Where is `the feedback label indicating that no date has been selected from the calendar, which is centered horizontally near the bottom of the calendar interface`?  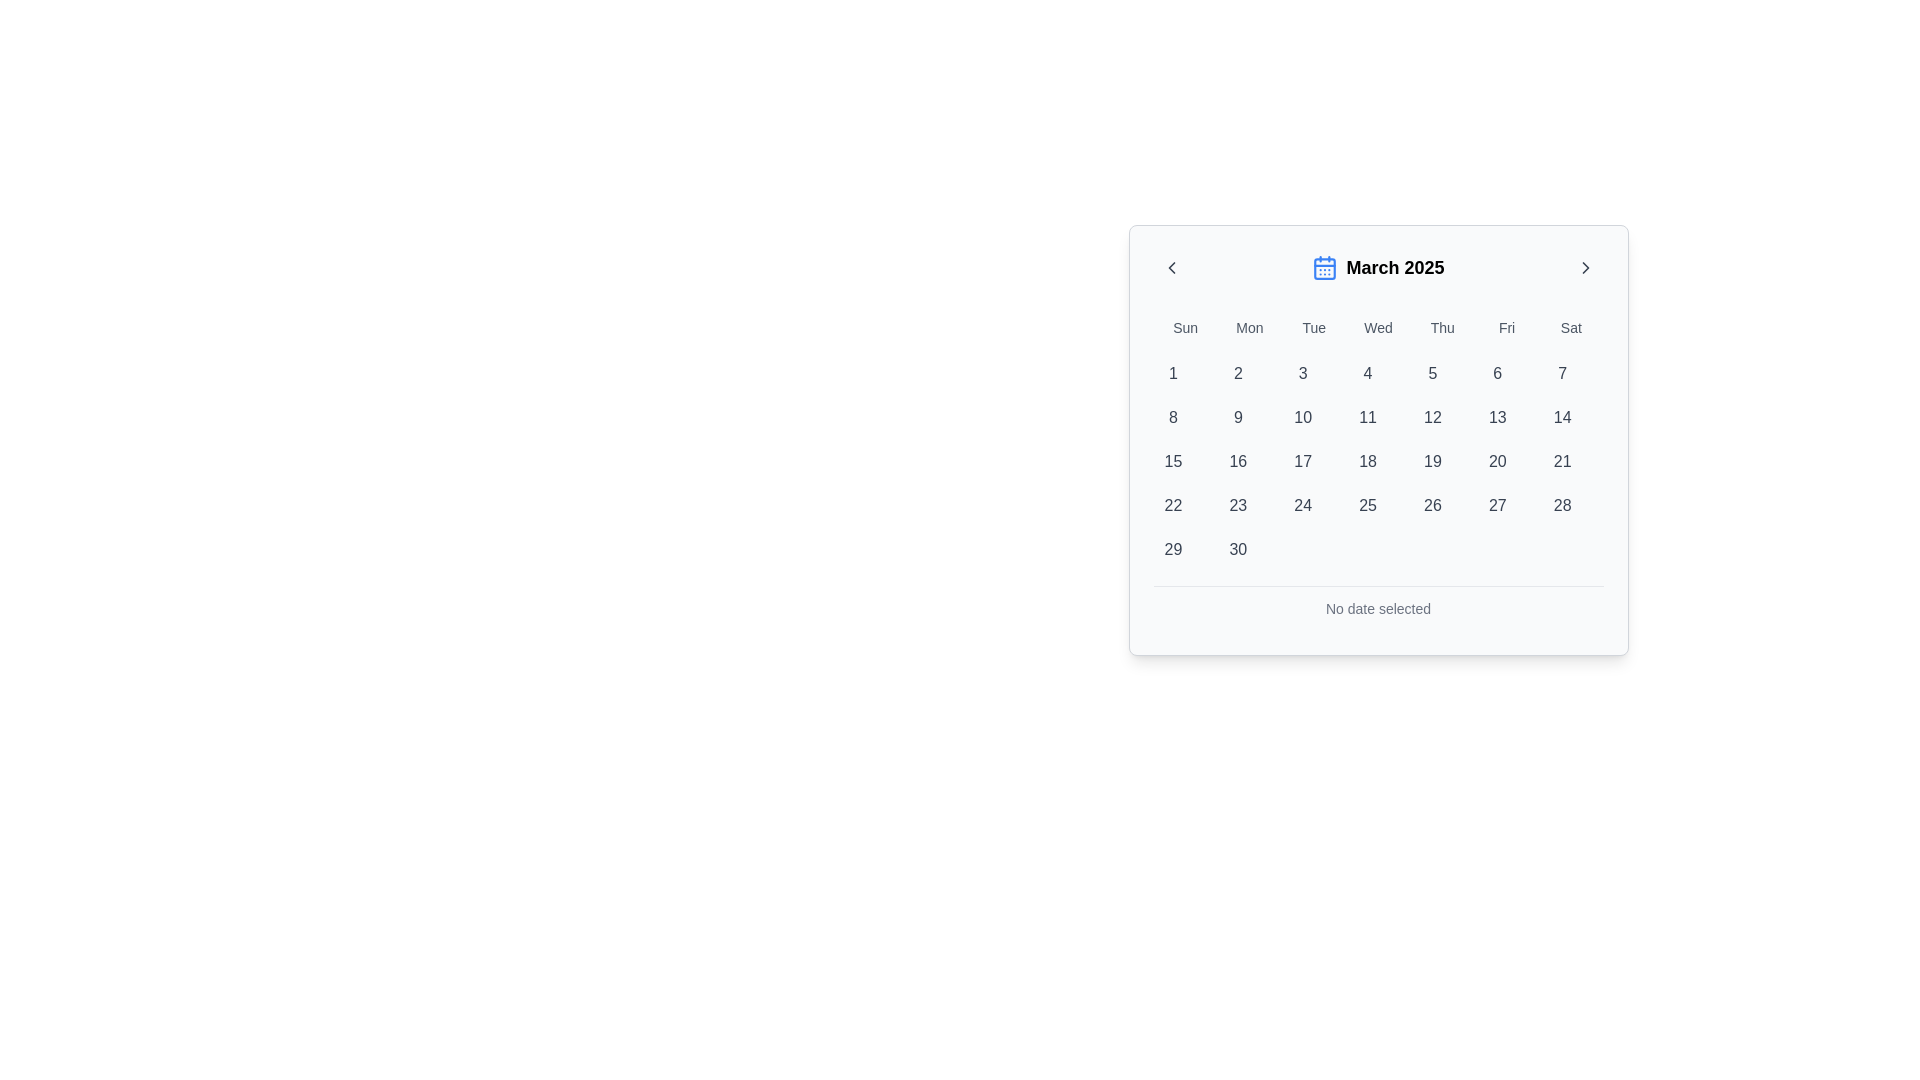 the feedback label indicating that no date has been selected from the calendar, which is centered horizontally near the bottom of the calendar interface is located at coordinates (1377, 608).